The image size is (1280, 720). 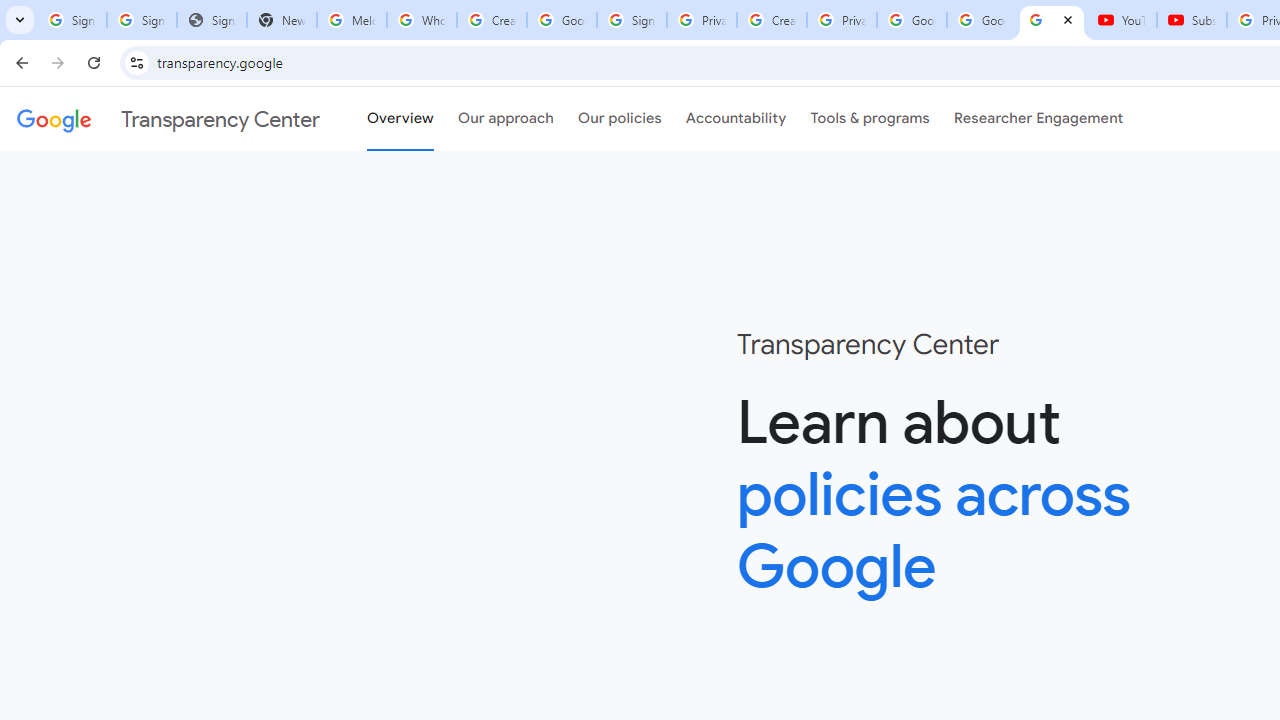 What do you see at coordinates (619, 119) in the screenshot?
I see `'Our policies'` at bounding box center [619, 119].